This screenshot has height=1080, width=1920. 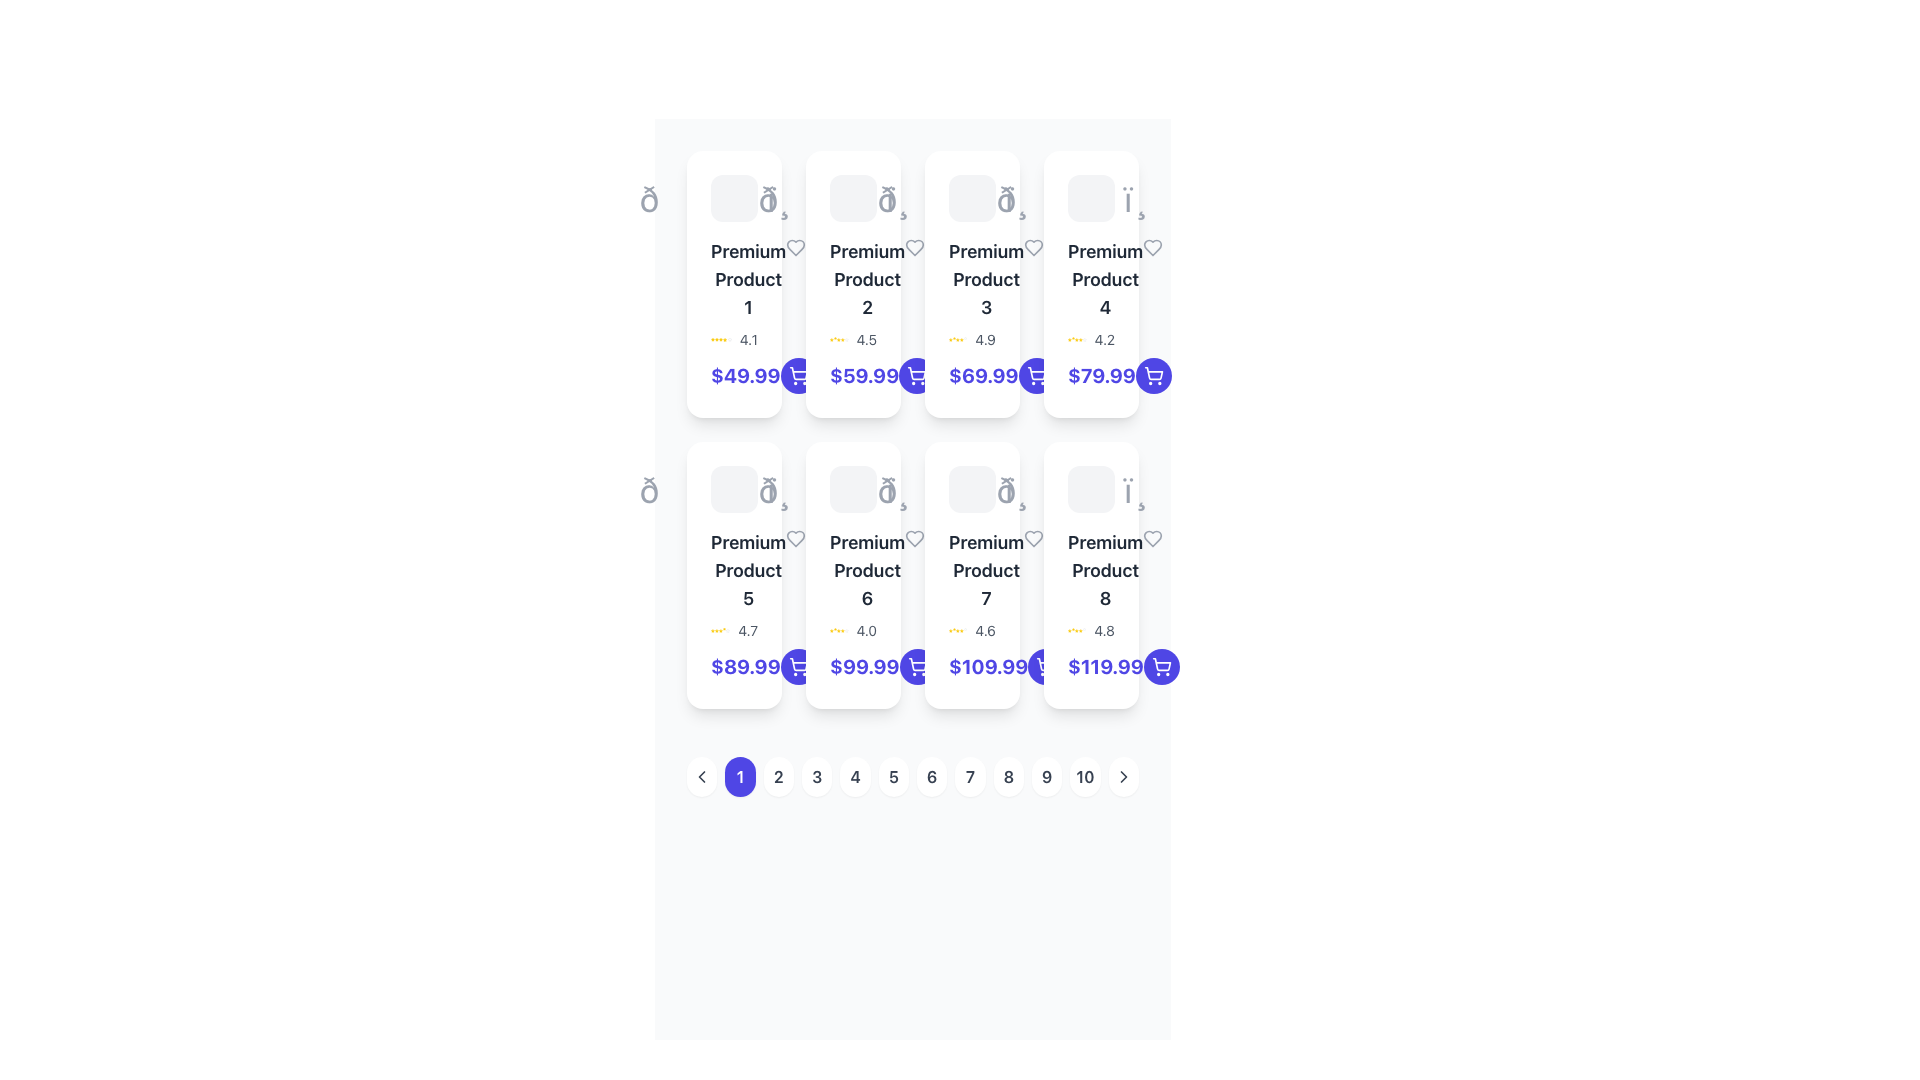 I want to click on the rating display widget for 'Premium Product 8', so click(x=1090, y=631).